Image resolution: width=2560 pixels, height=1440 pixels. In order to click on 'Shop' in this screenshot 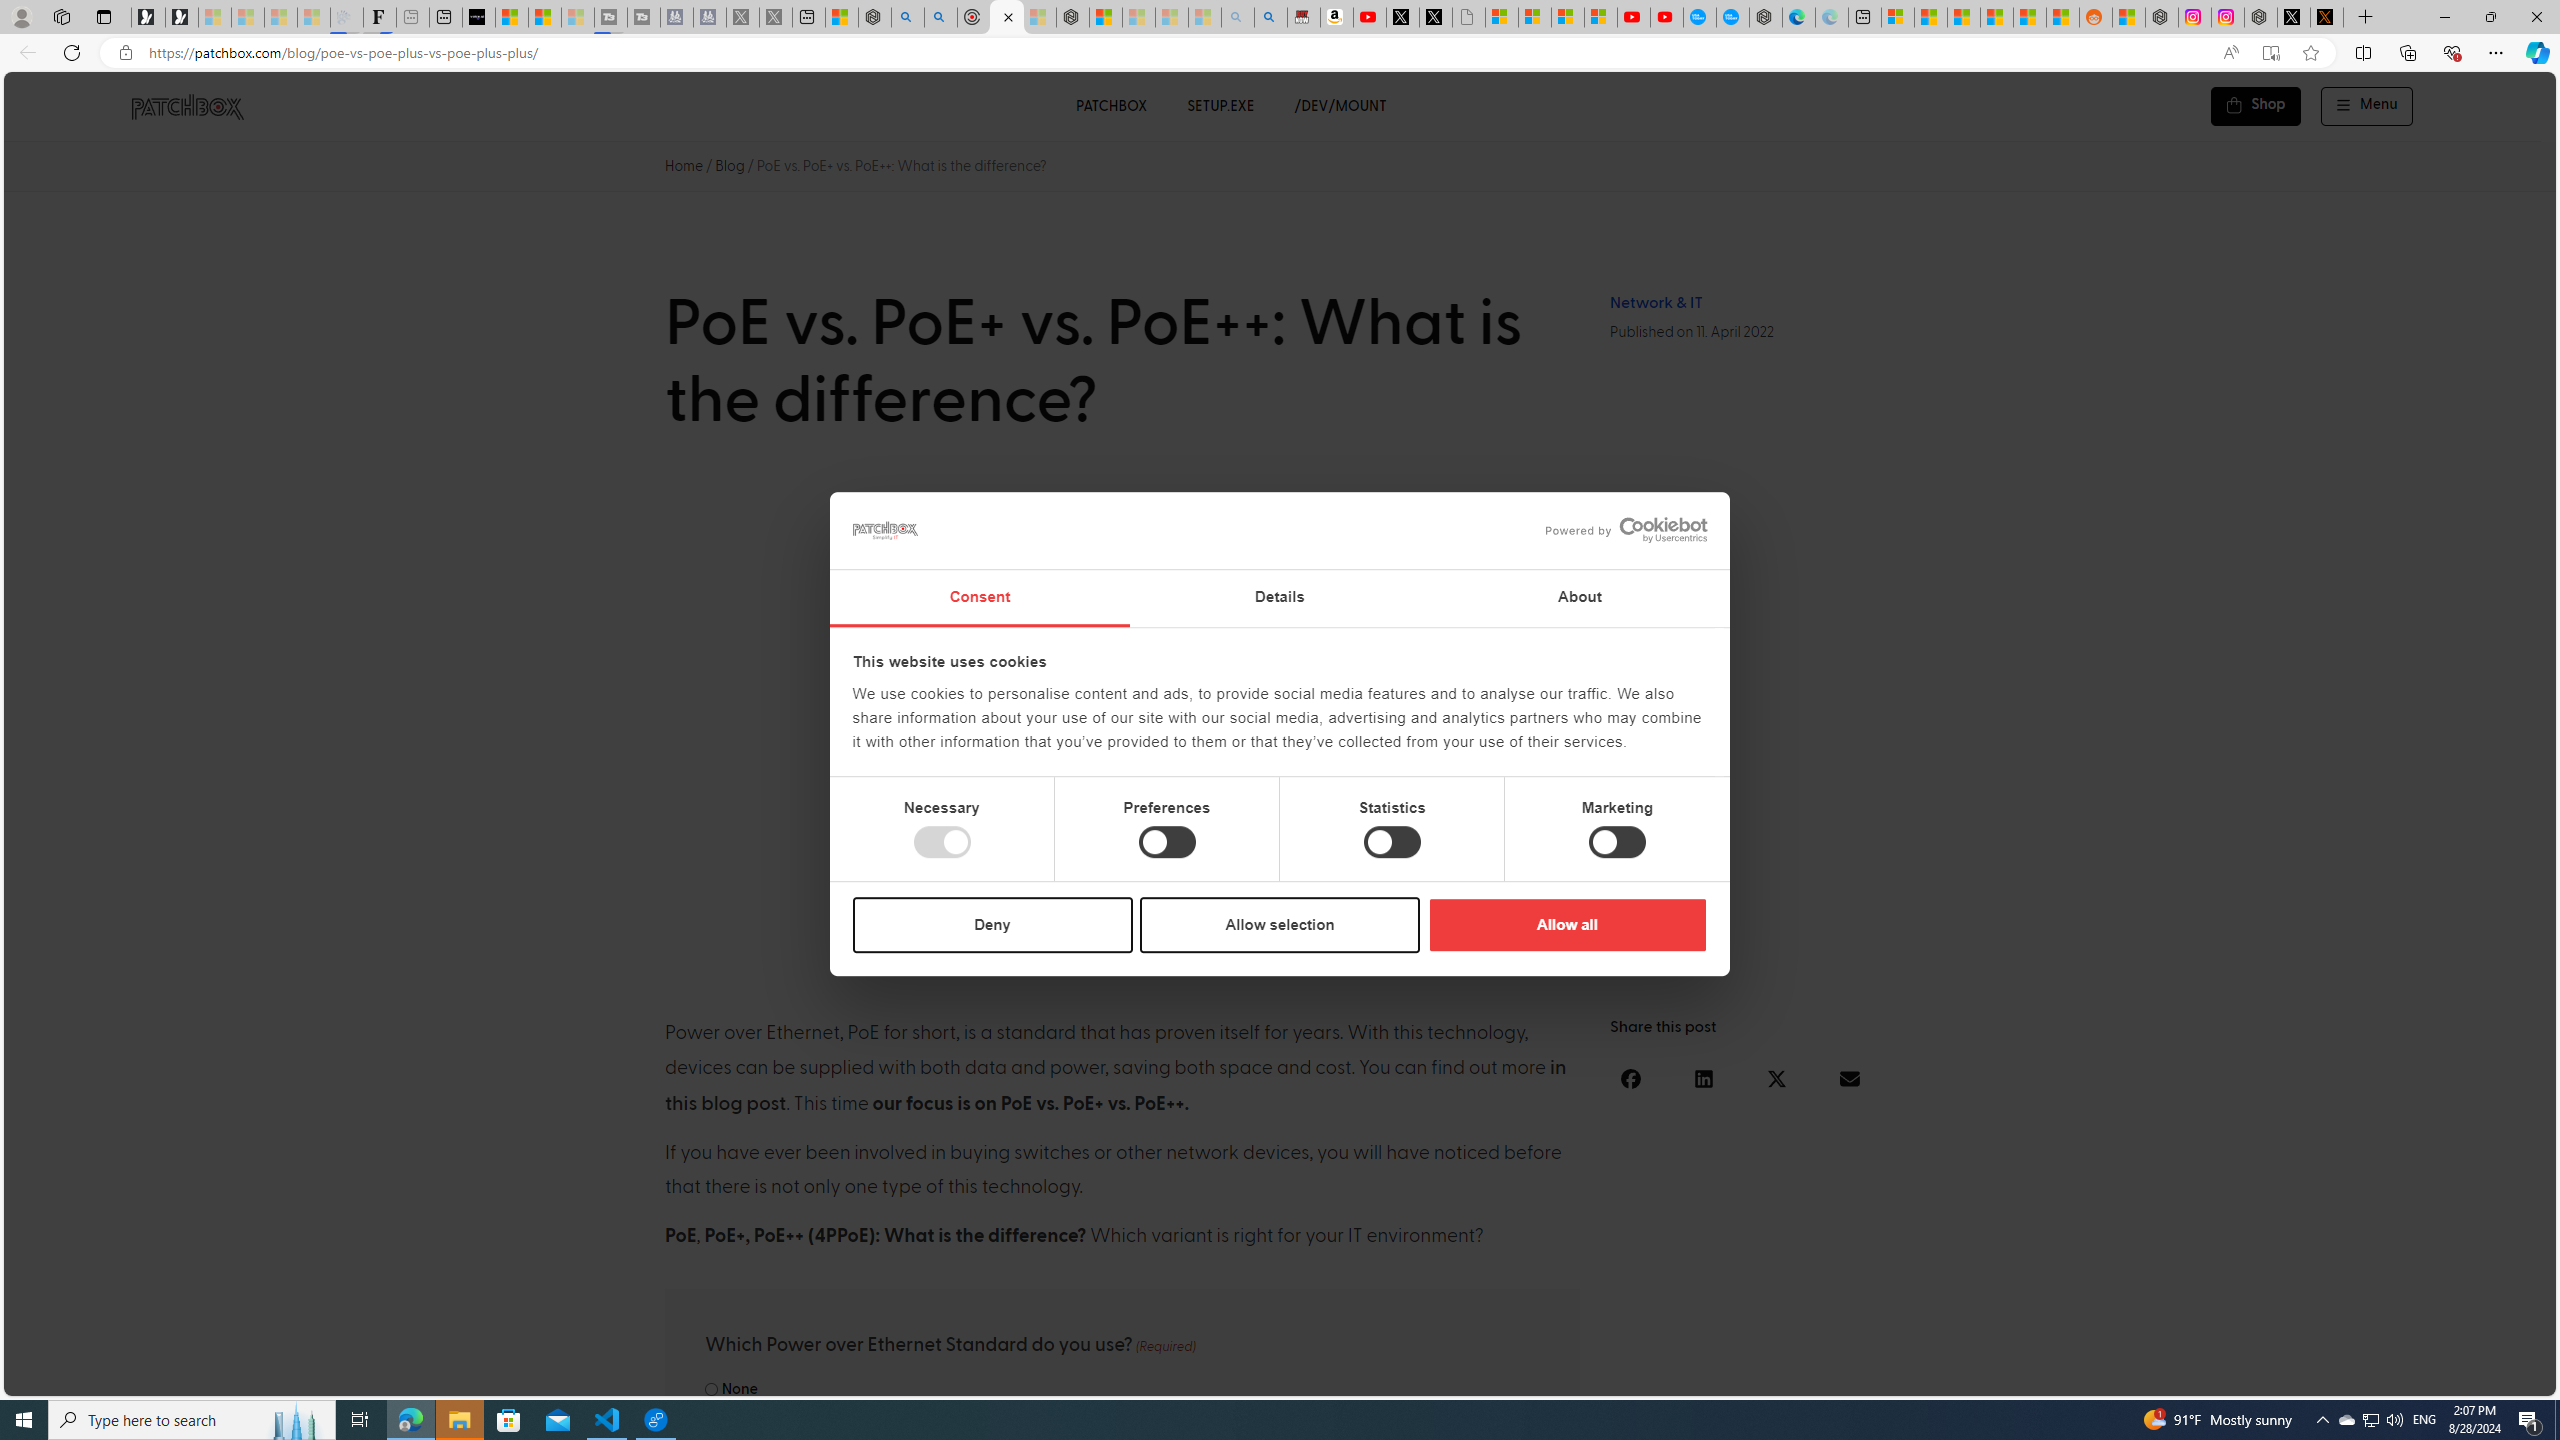, I will do `click(2255, 106)`.